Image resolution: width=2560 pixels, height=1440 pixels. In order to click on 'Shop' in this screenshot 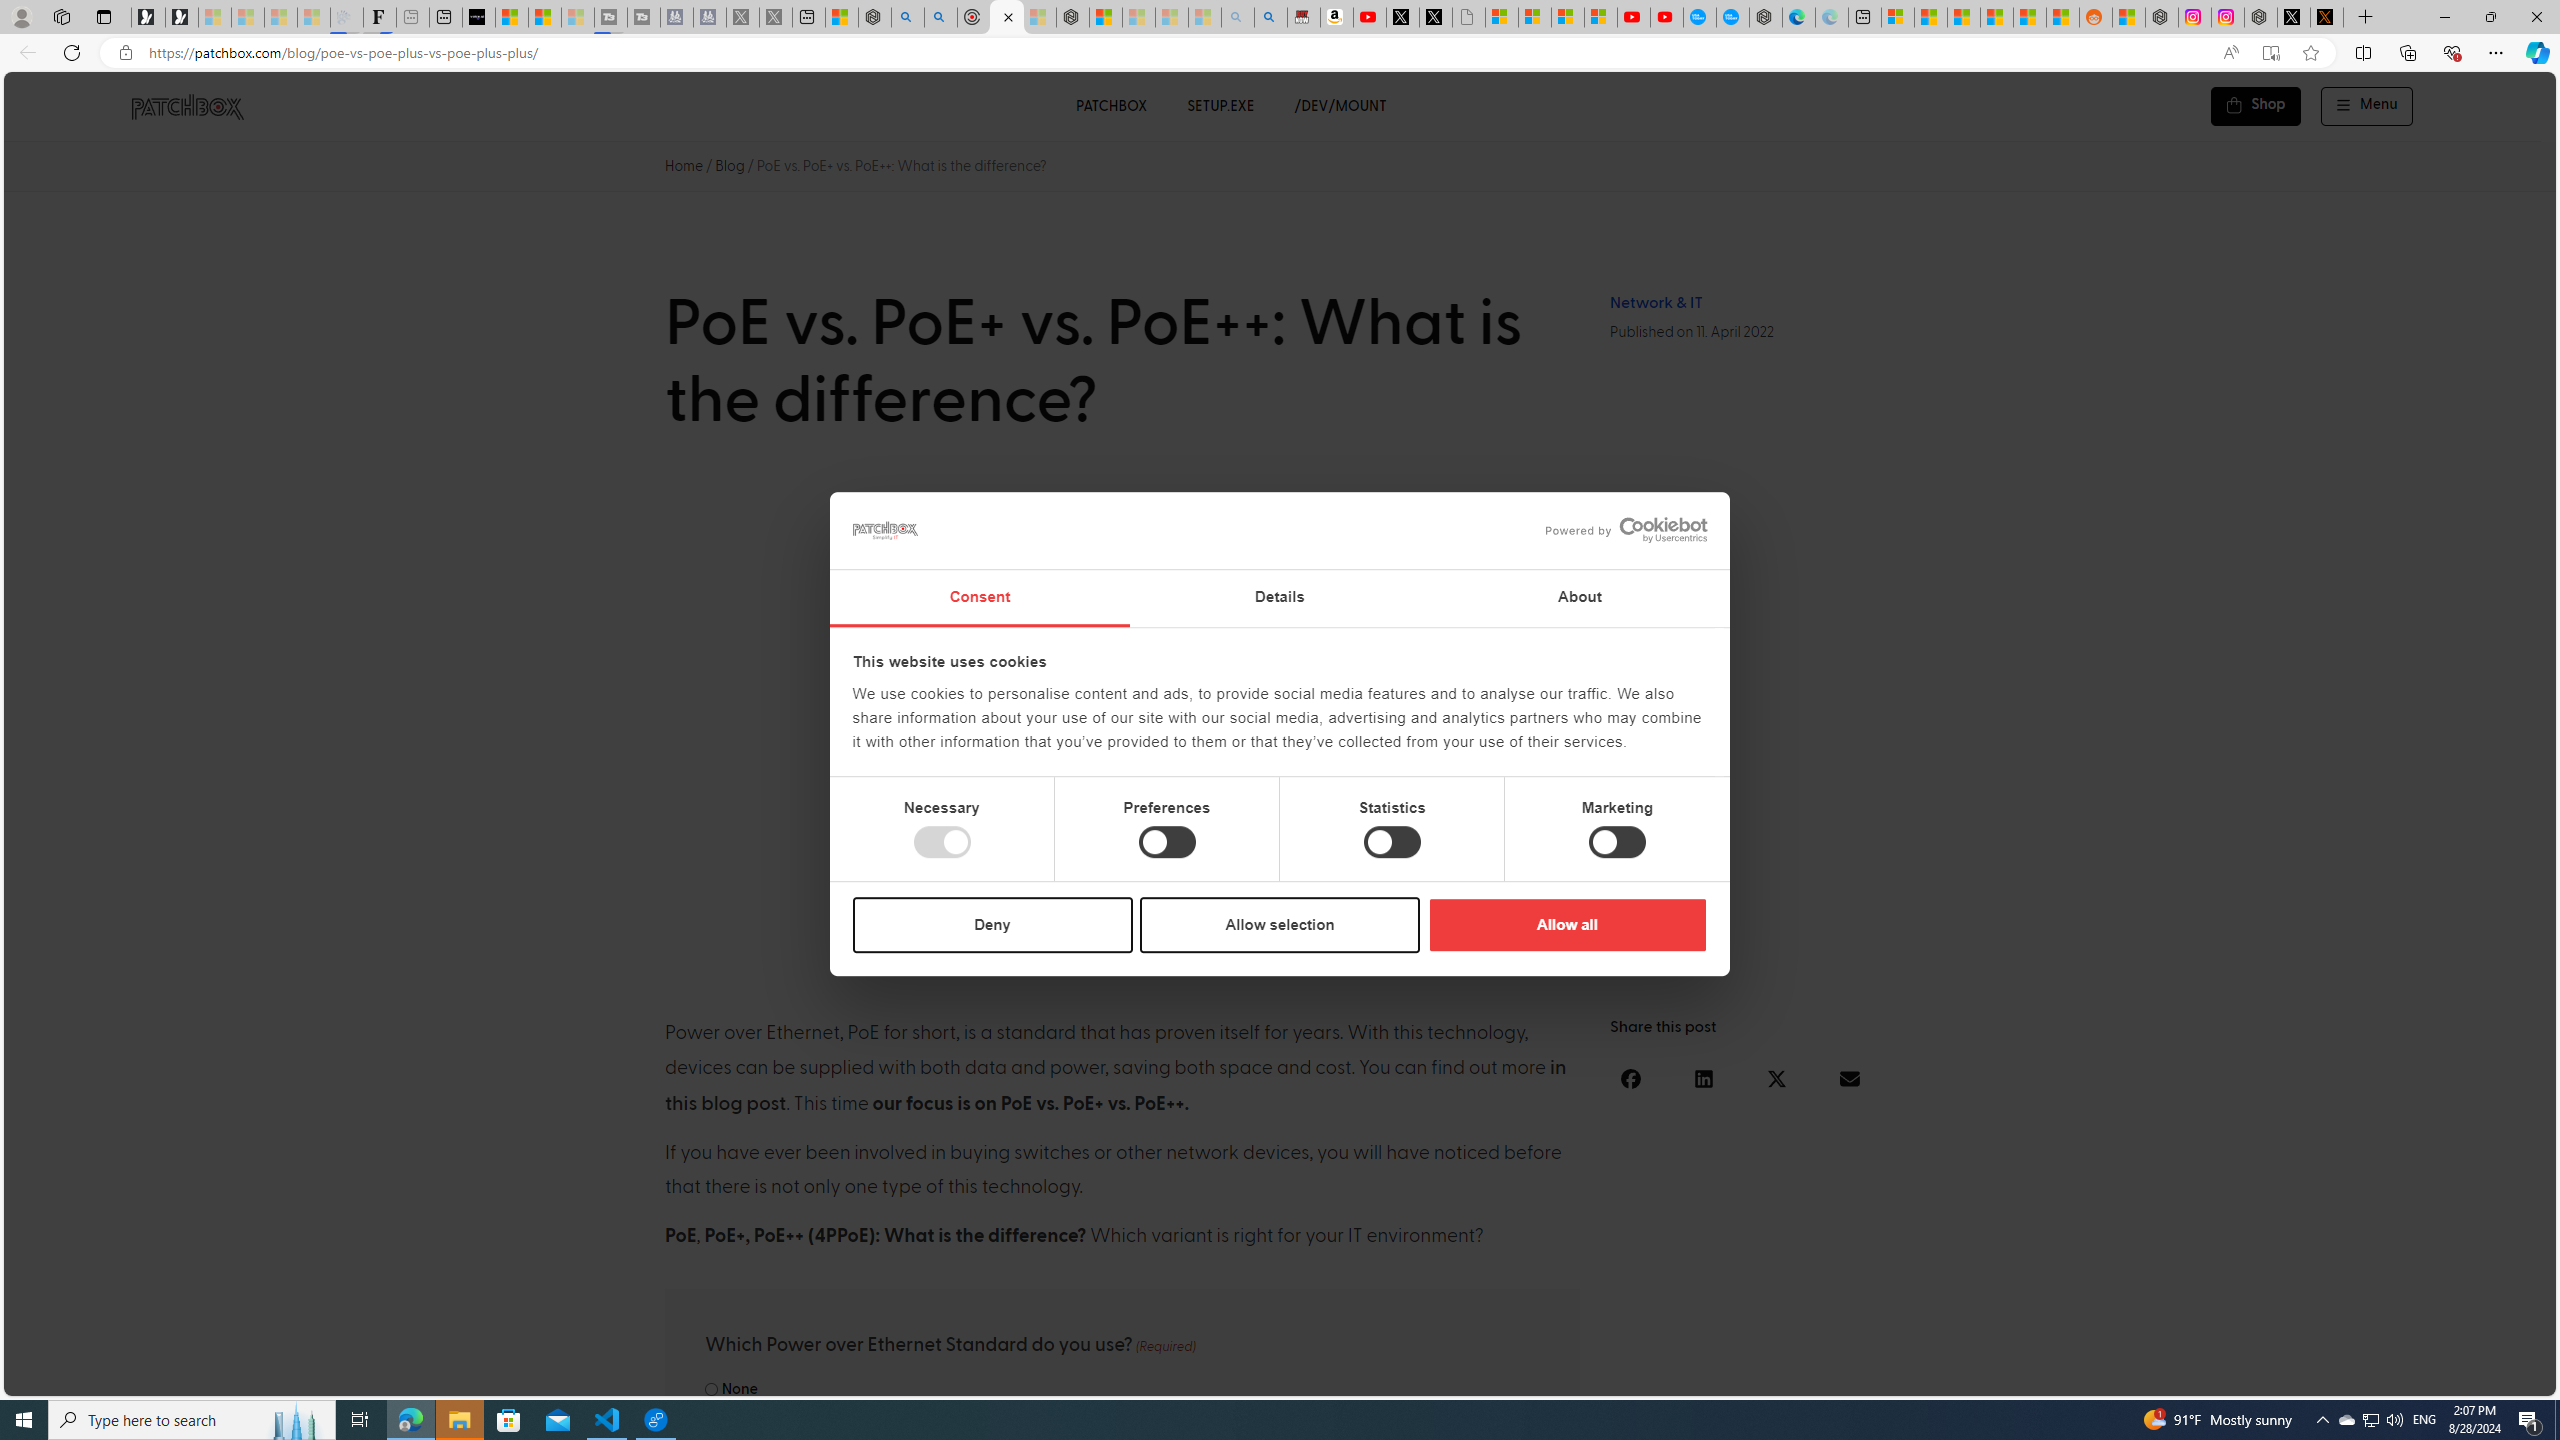, I will do `click(2255, 106)`.